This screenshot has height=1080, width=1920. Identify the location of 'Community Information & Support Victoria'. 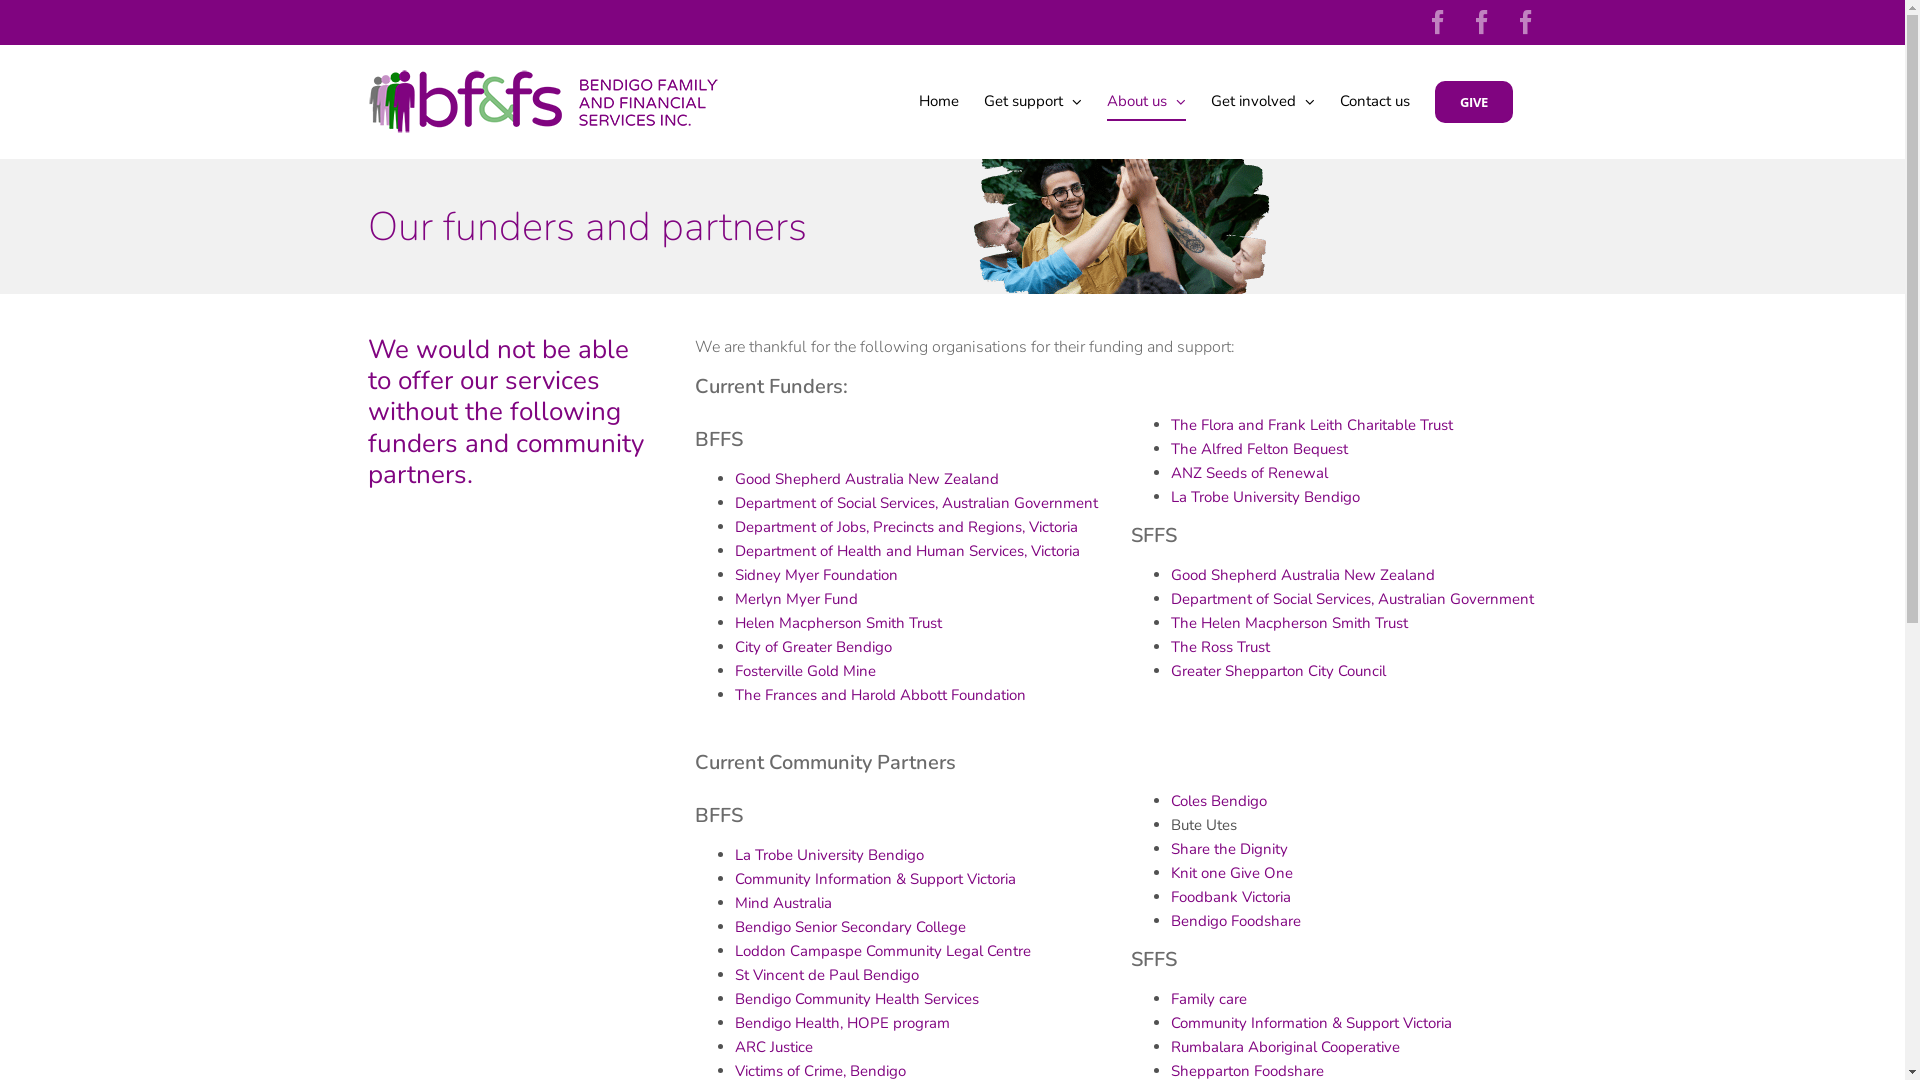
(1171, 1022).